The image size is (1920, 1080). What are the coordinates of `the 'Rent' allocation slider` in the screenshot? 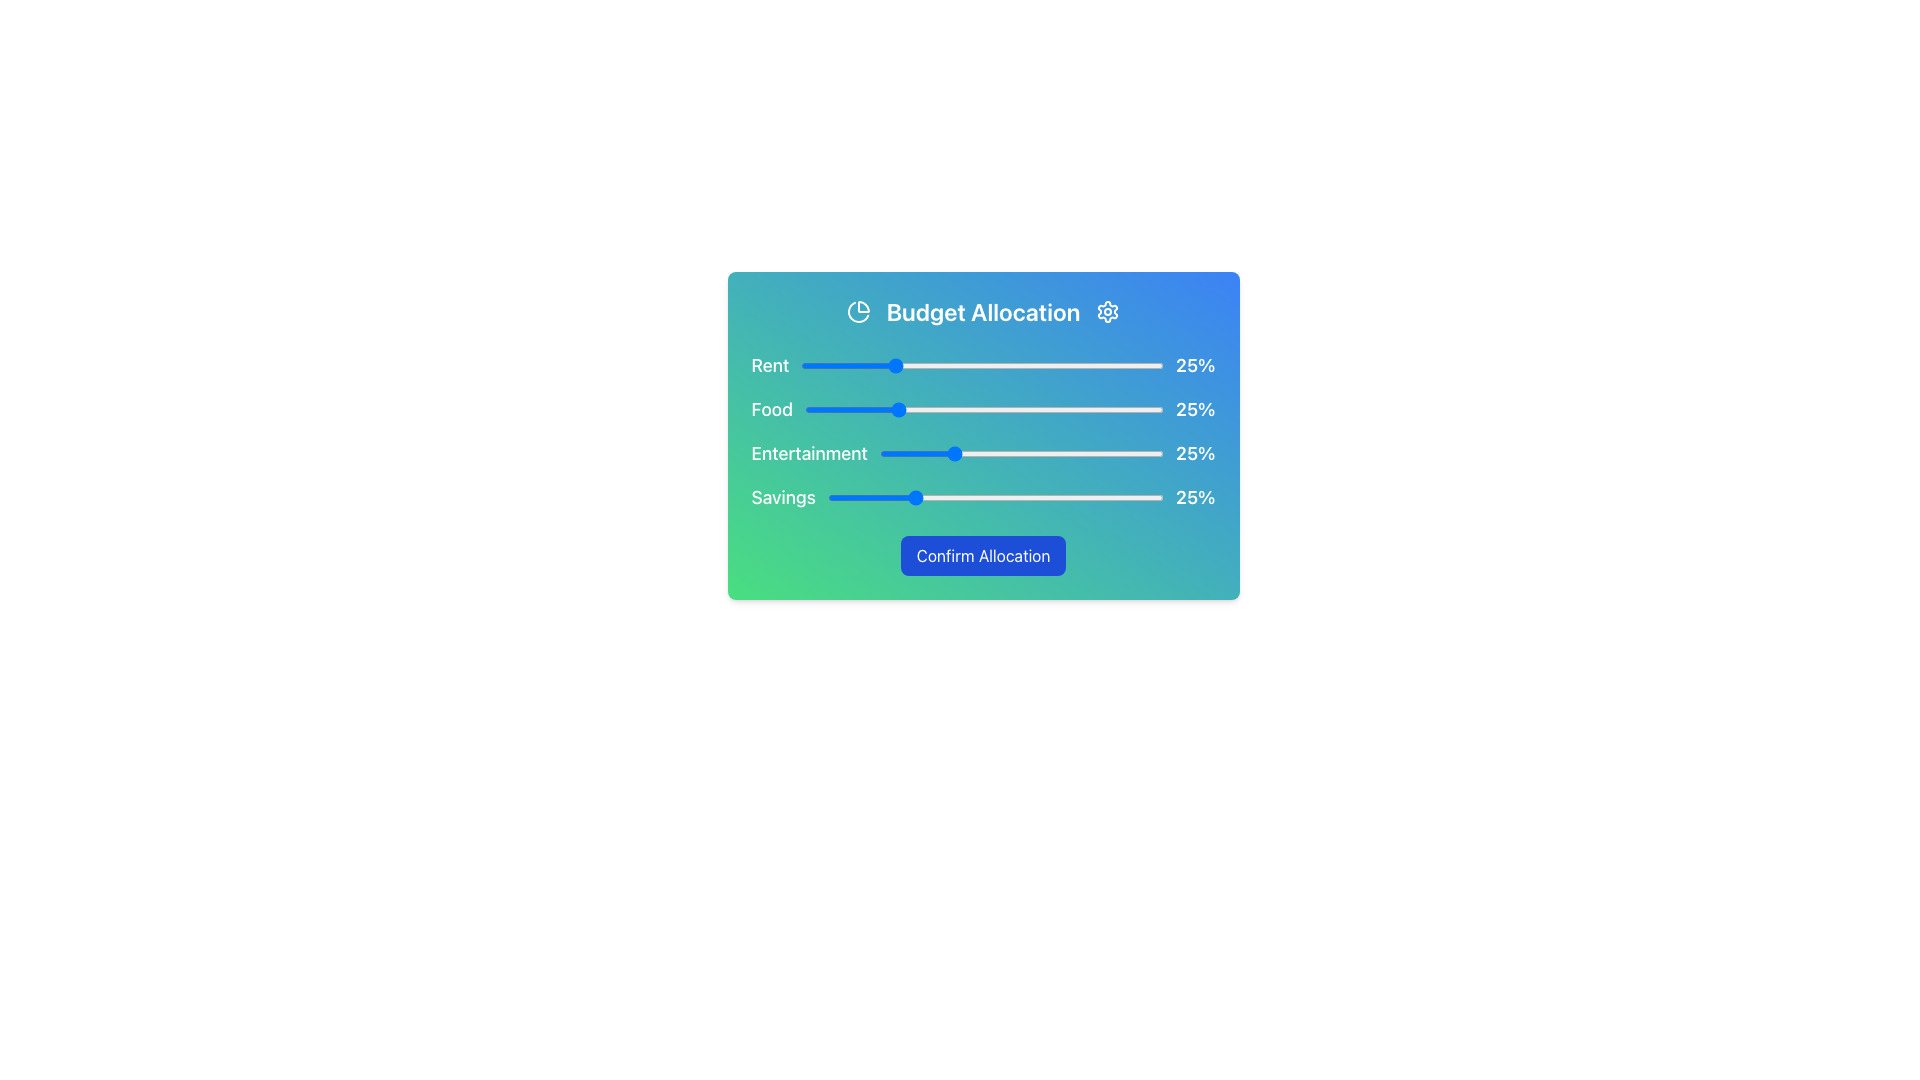 It's located at (930, 366).